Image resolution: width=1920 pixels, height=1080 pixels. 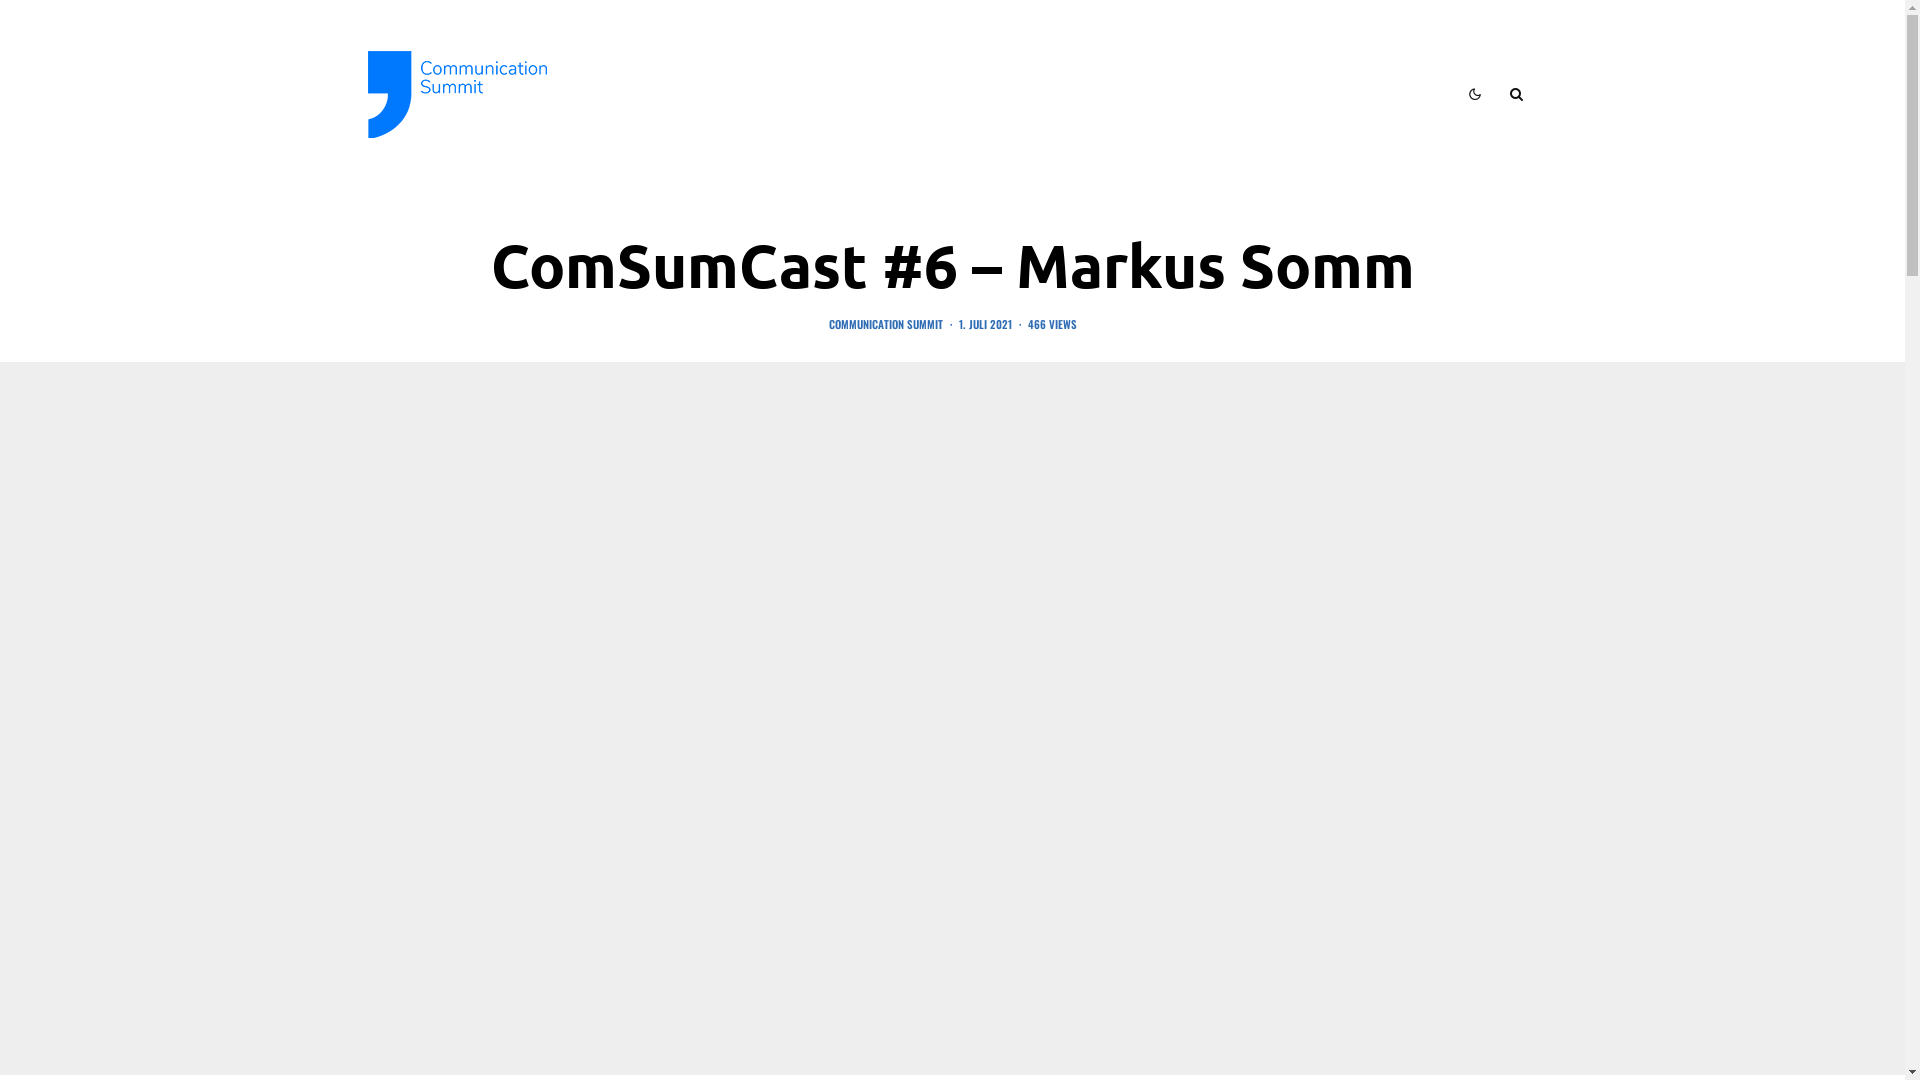 What do you see at coordinates (883, 323) in the screenshot?
I see `'COMMUNICATION SUMMIT'` at bounding box center [883, 323].